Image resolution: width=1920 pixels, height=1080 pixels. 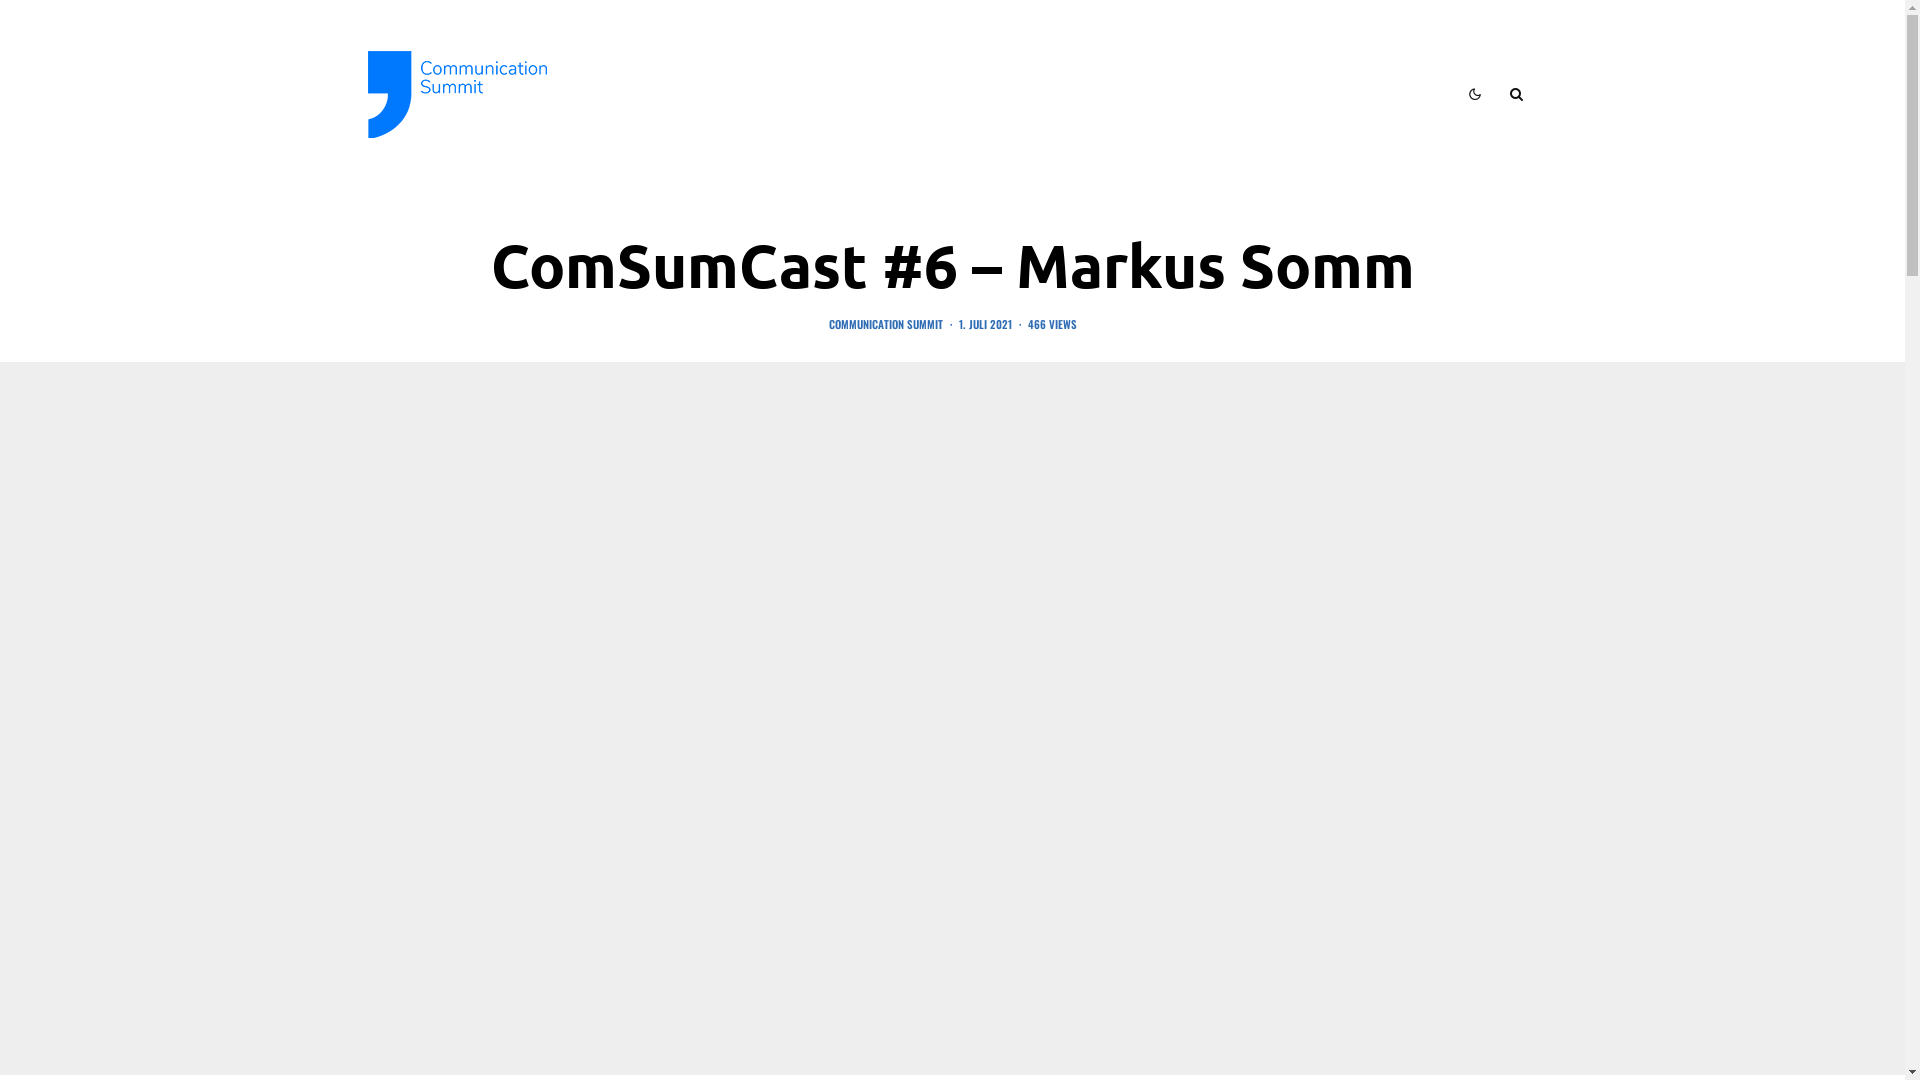 What do you see at coordinates (883, 323) in the screenshot?
I see `'COMMUNICATION SUMMIT'` at bounding box center [883, 323].